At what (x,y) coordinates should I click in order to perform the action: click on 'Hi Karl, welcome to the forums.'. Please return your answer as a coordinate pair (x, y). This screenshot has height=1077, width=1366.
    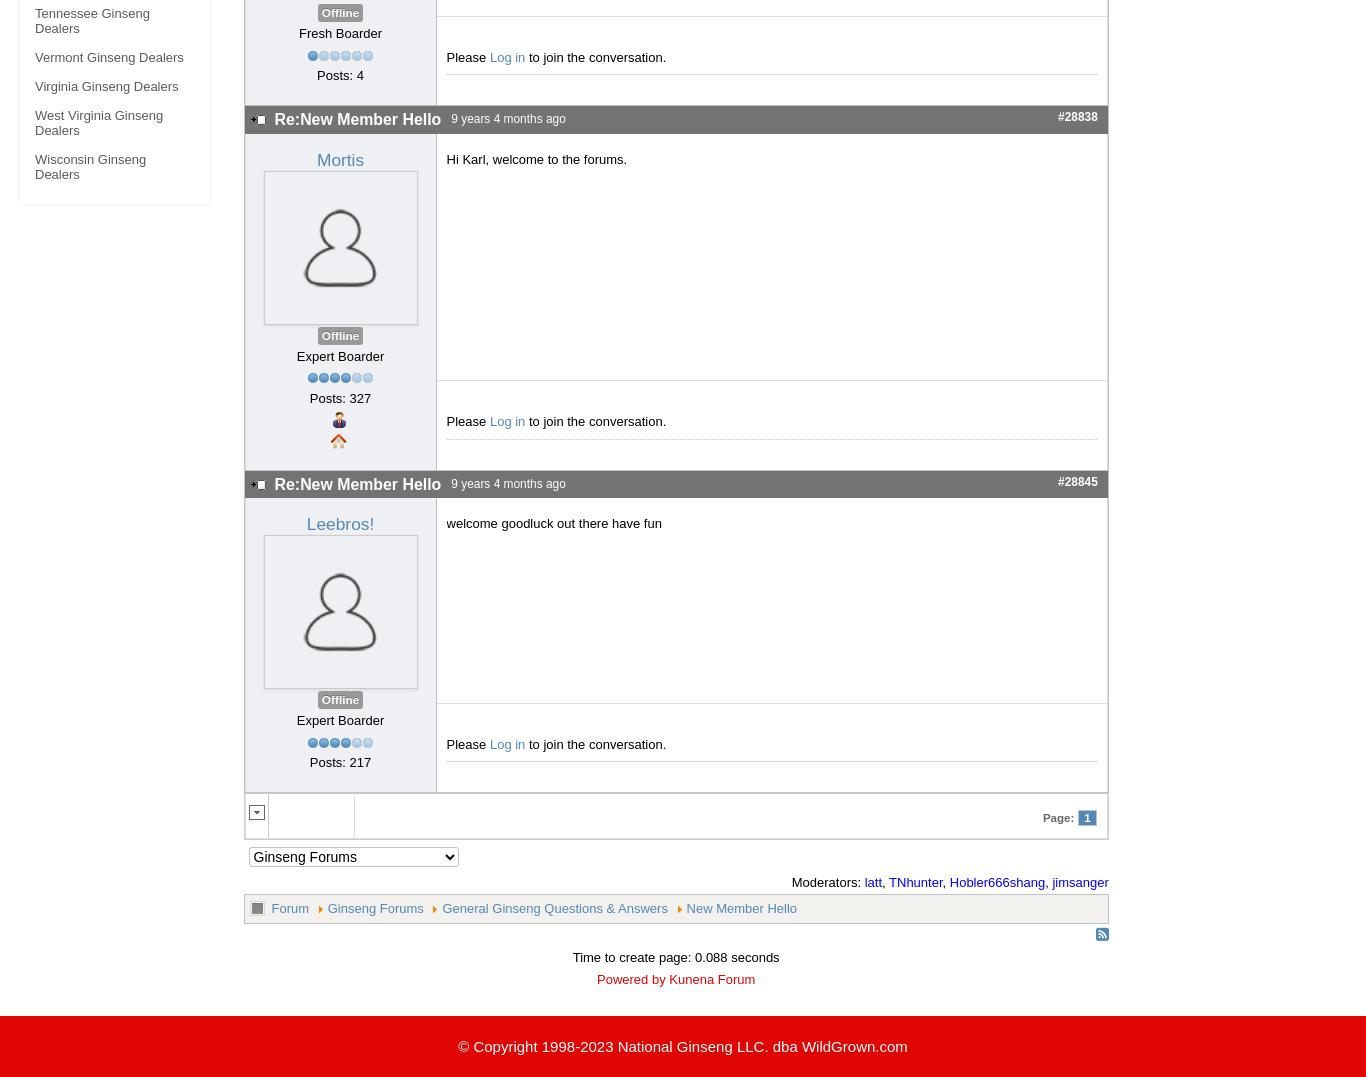
    Looking at the image, I should click on (536, 158).